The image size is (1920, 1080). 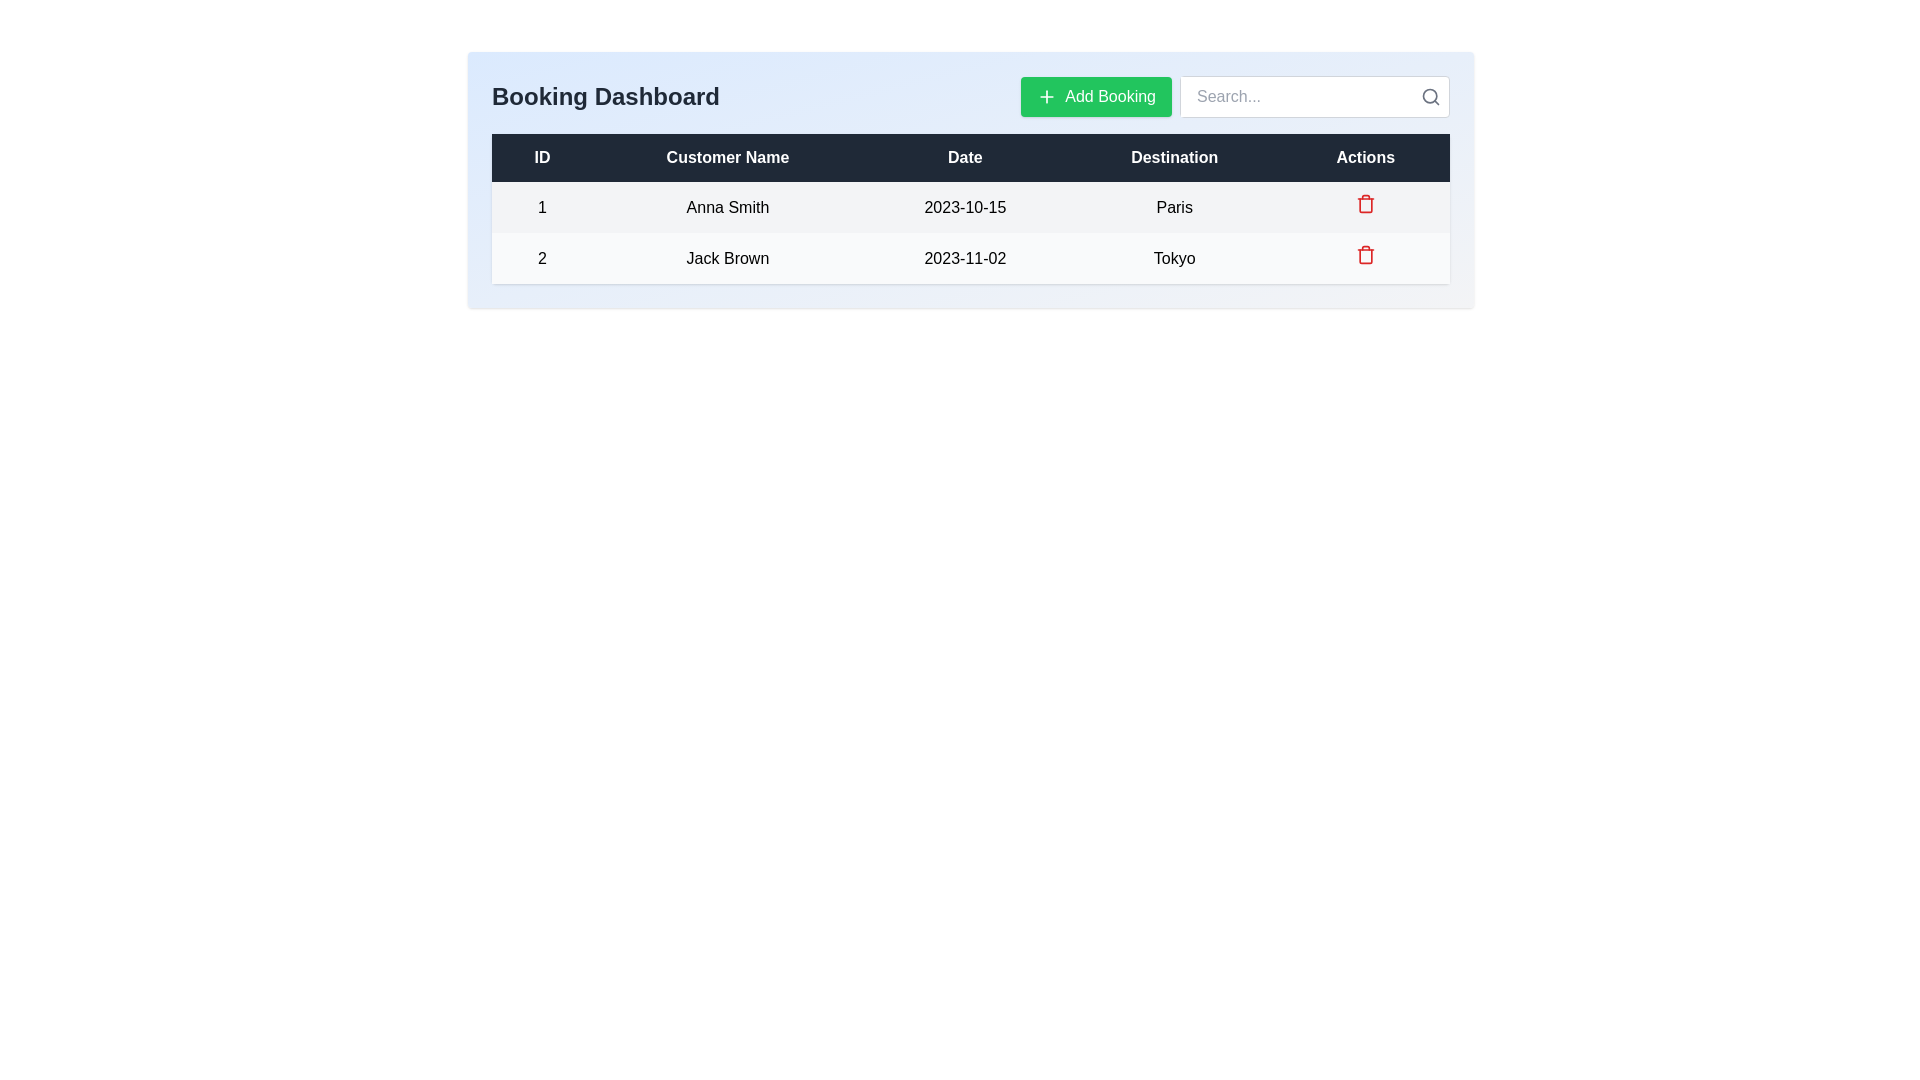 I want to click on the 'Destination' text label, which is the fourth column header in the table between 'Date' and 'Actions', so click(x=1174, y=157).